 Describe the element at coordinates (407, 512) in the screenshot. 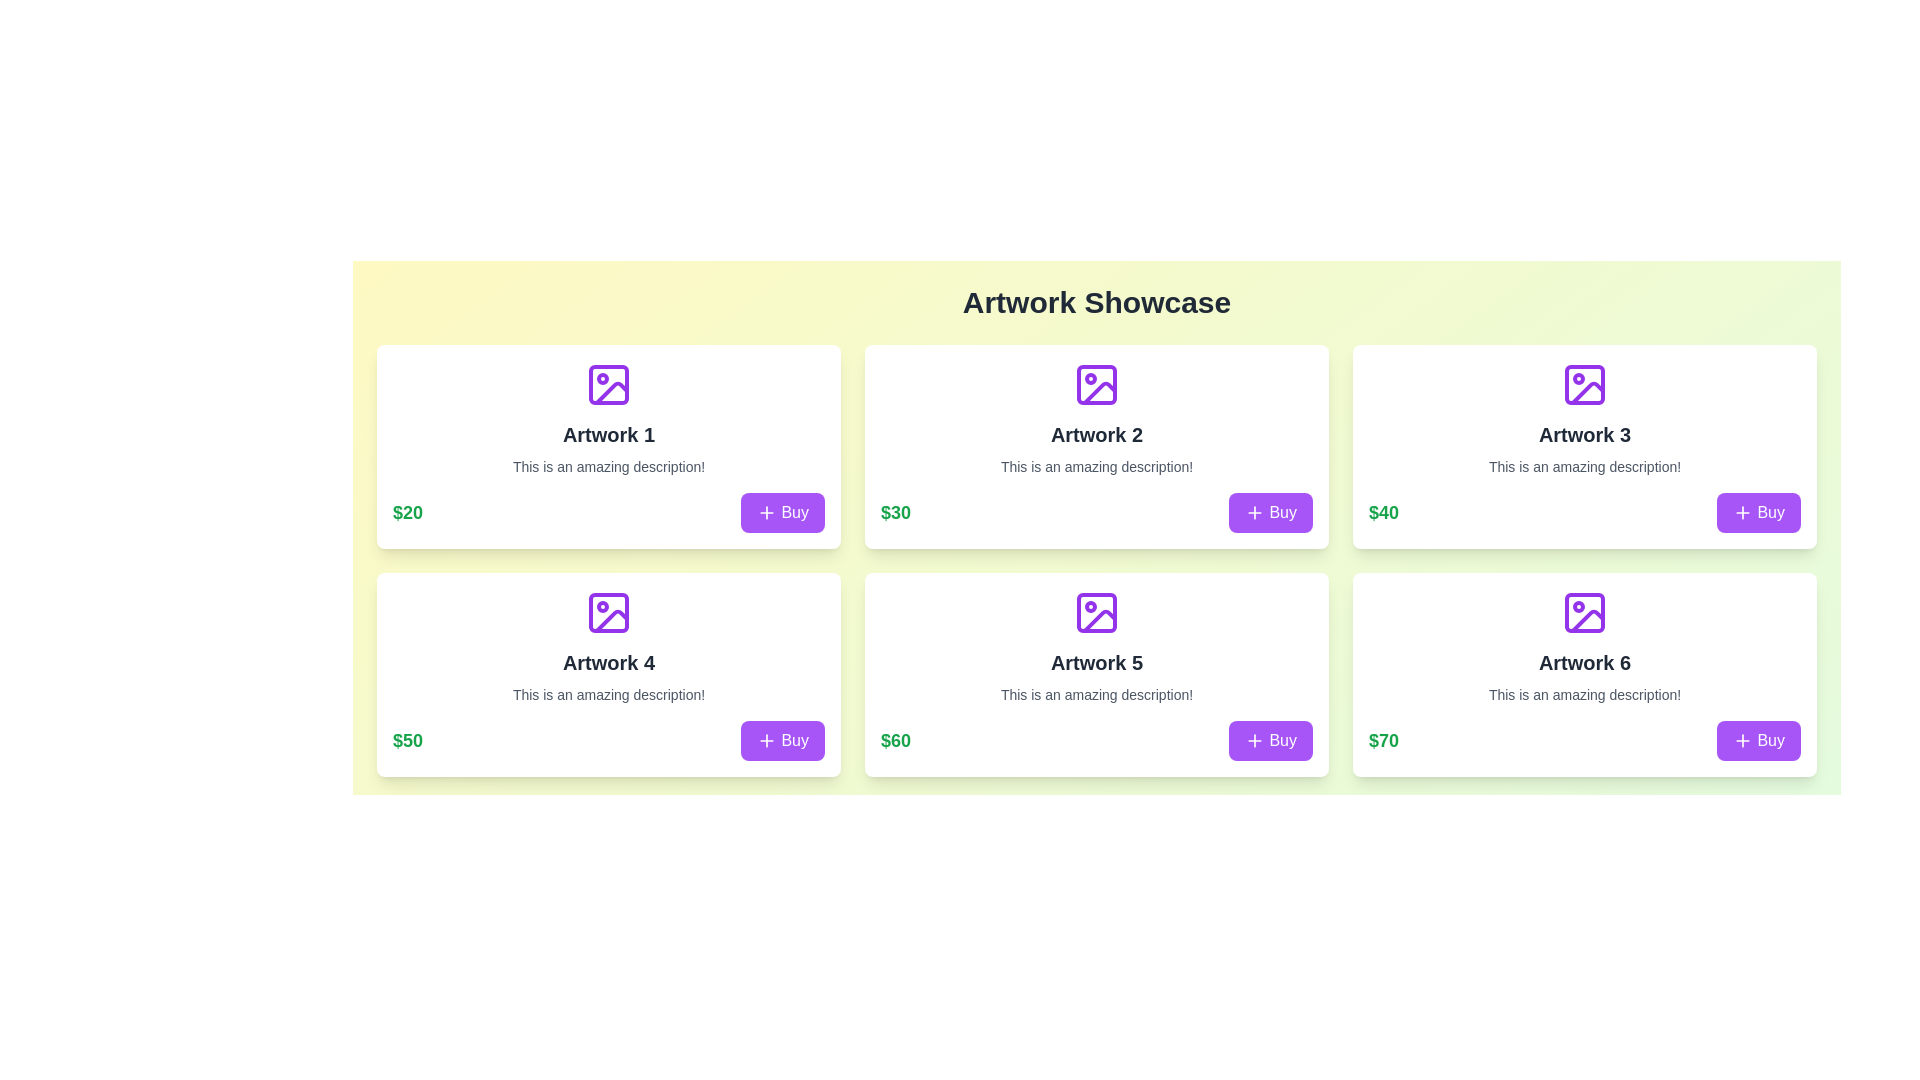

I see `the static text element displaying the amount '$20' in bold green font, located in the bottom-left corner of the card for 'Artwork 1', to the left of the 'Buy' button` at that location.